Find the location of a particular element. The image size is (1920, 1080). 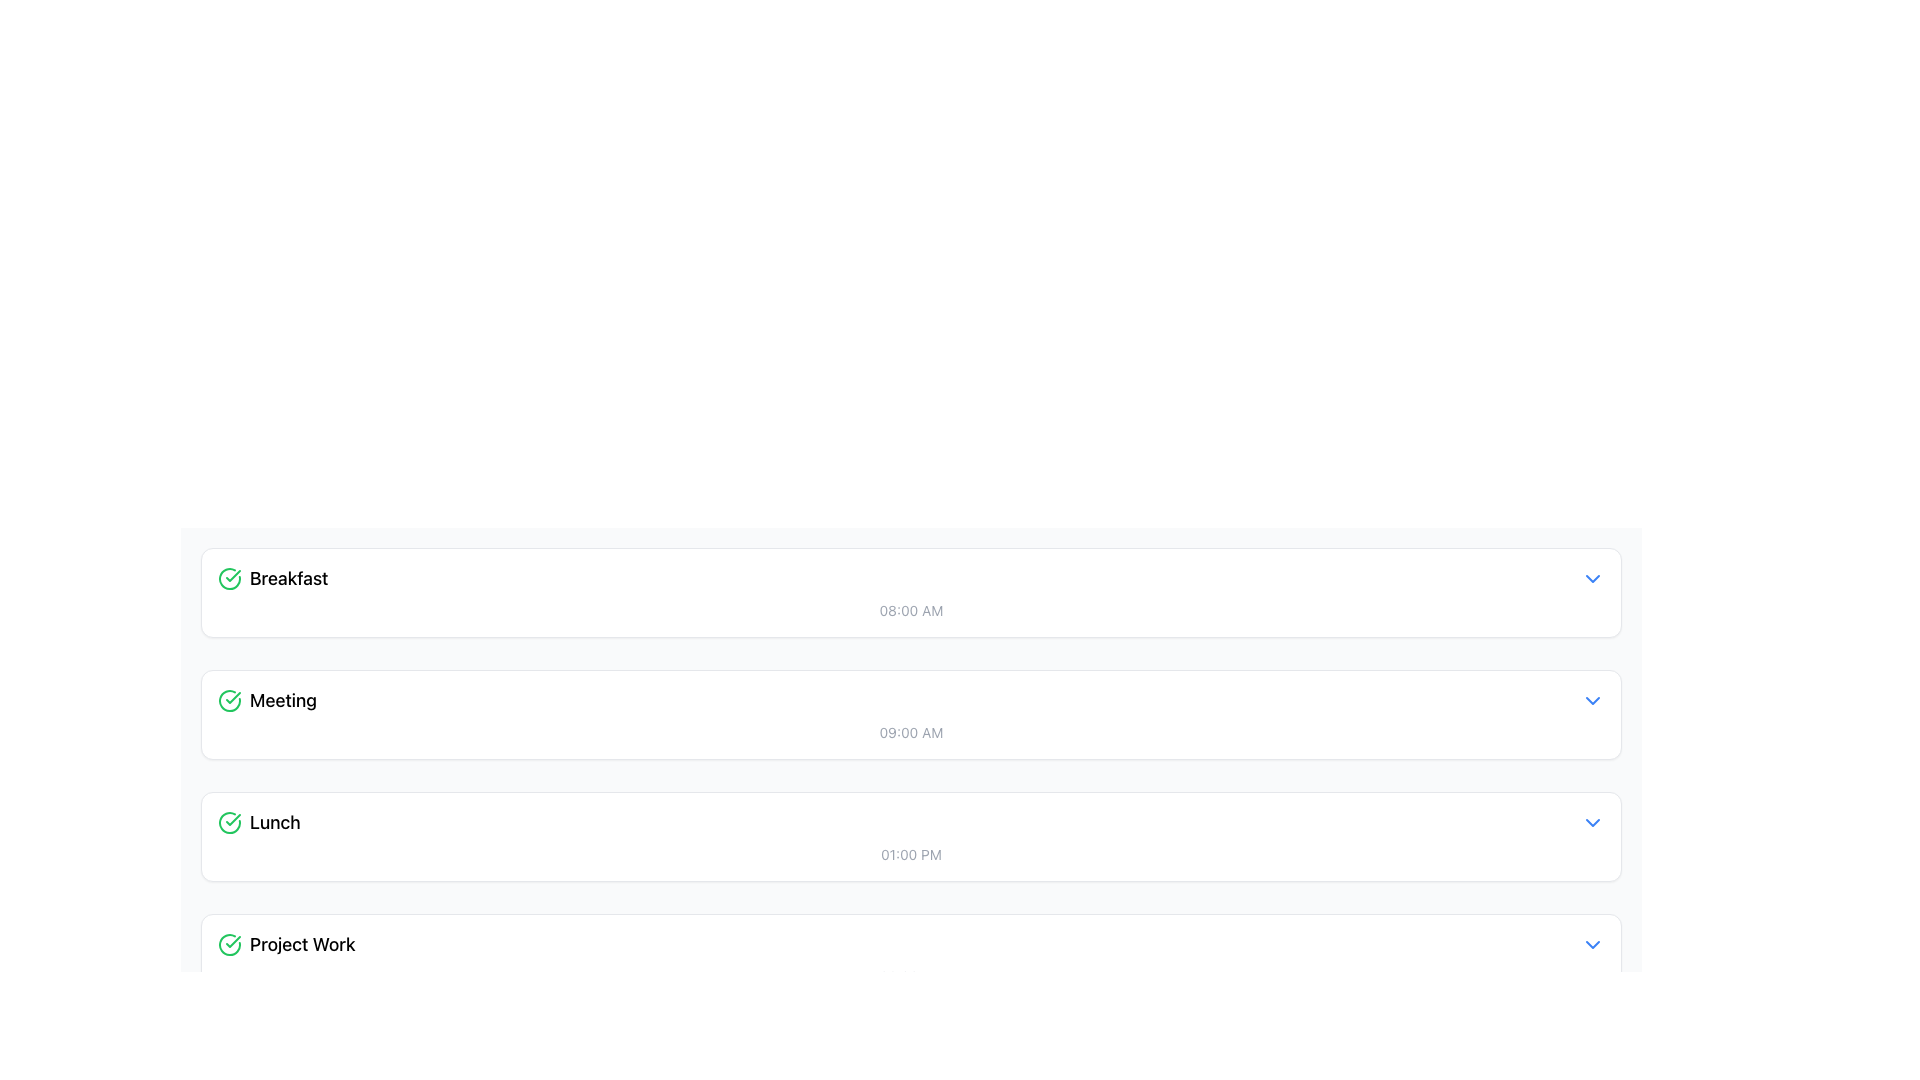

label of the first task list item labeled 'Breakfast', which is visually indicated by a green checkmark is located at coordinates (272, 578).